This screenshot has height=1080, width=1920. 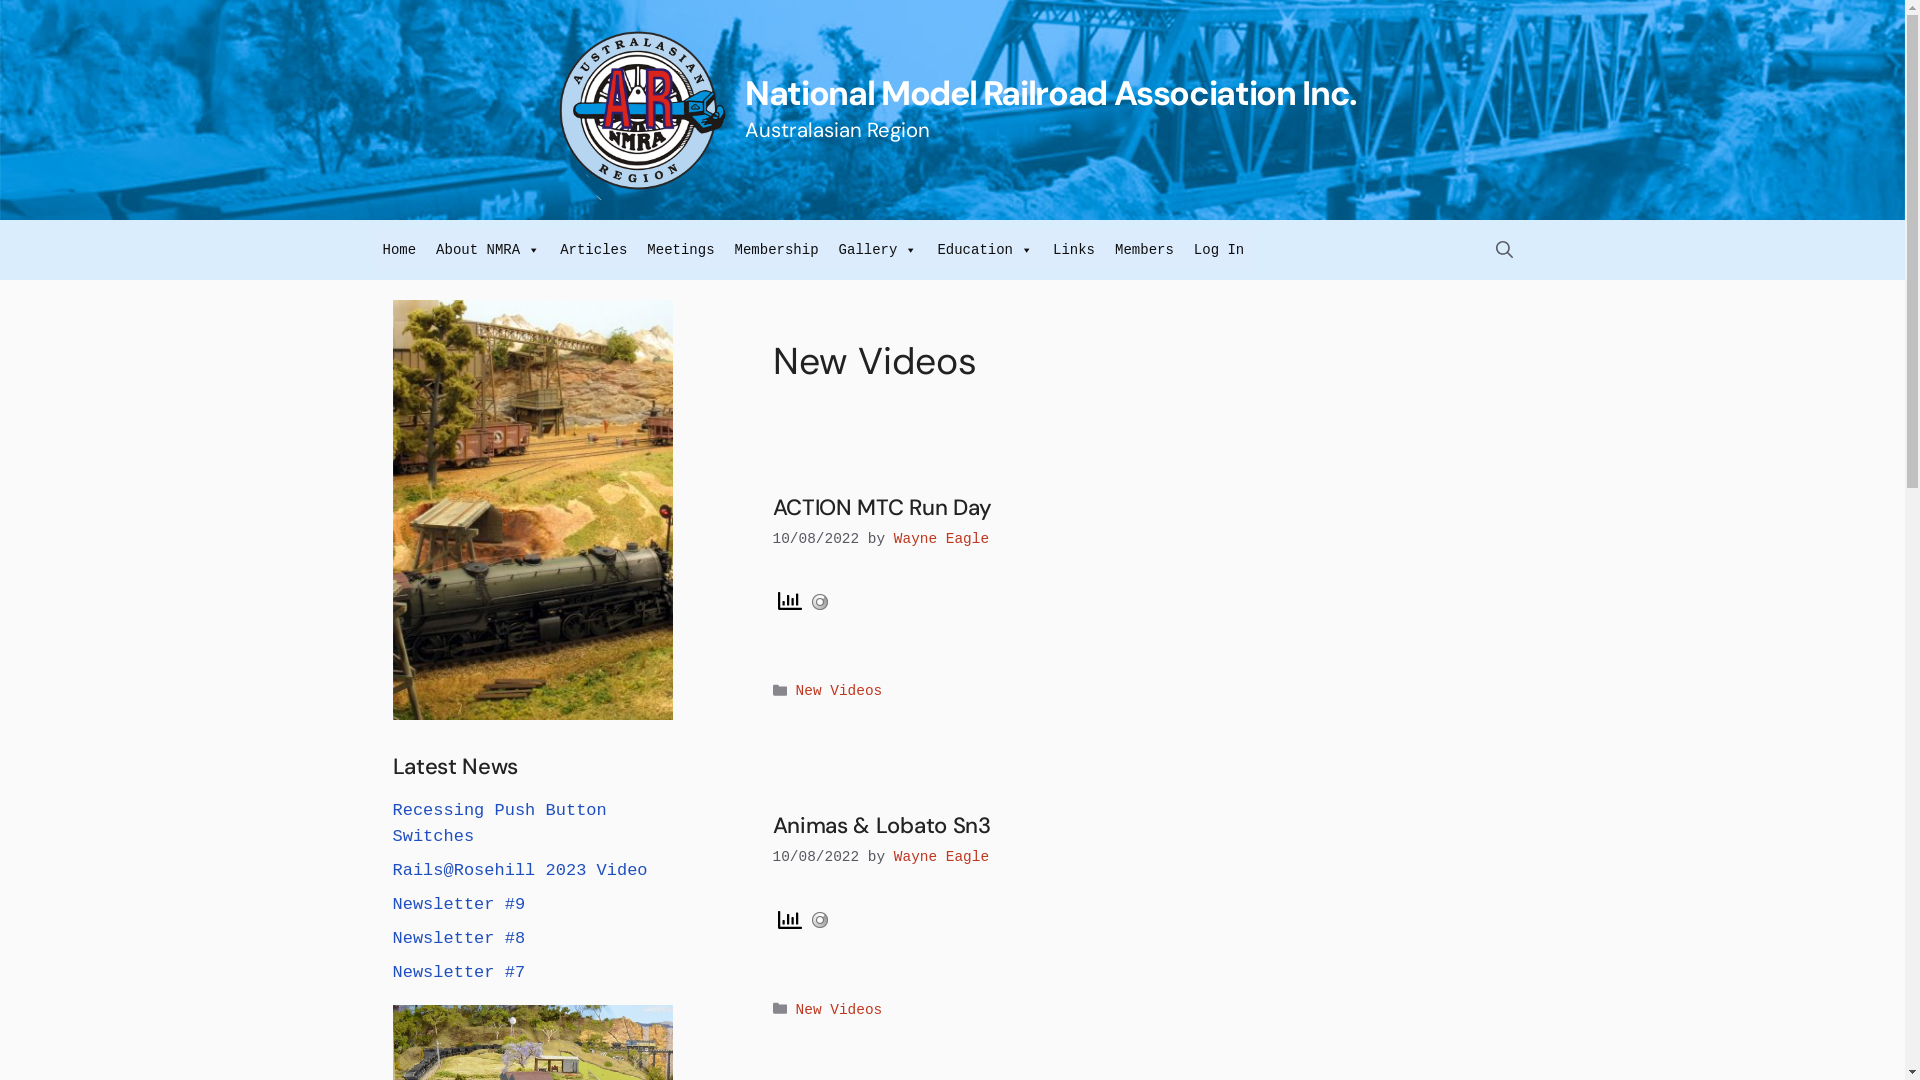 I want to click on 'Wayne Eagle', so click(x=892, y=855).